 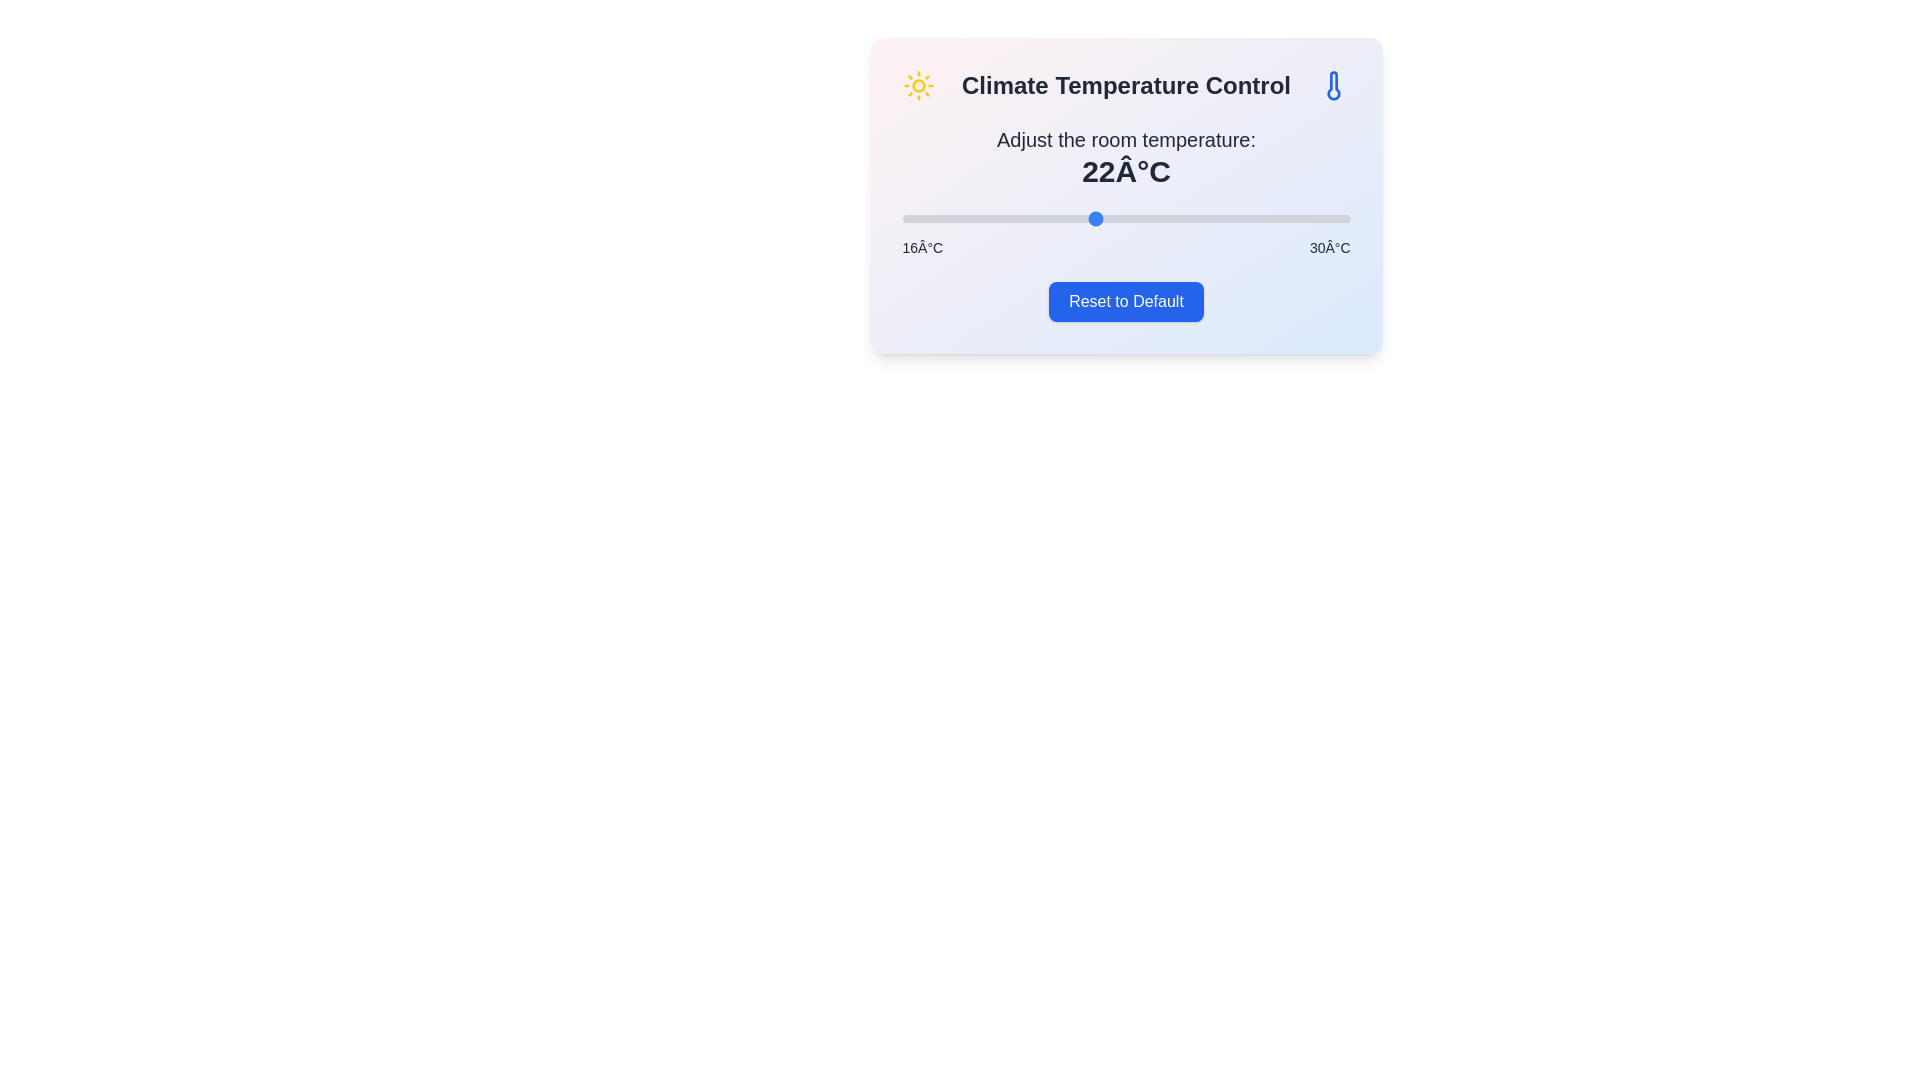 What do you see at coordinates (1286, 219) in the screenshot?
I see `the temperature to 28°C using the slider` at bounding box center [1286, 219].